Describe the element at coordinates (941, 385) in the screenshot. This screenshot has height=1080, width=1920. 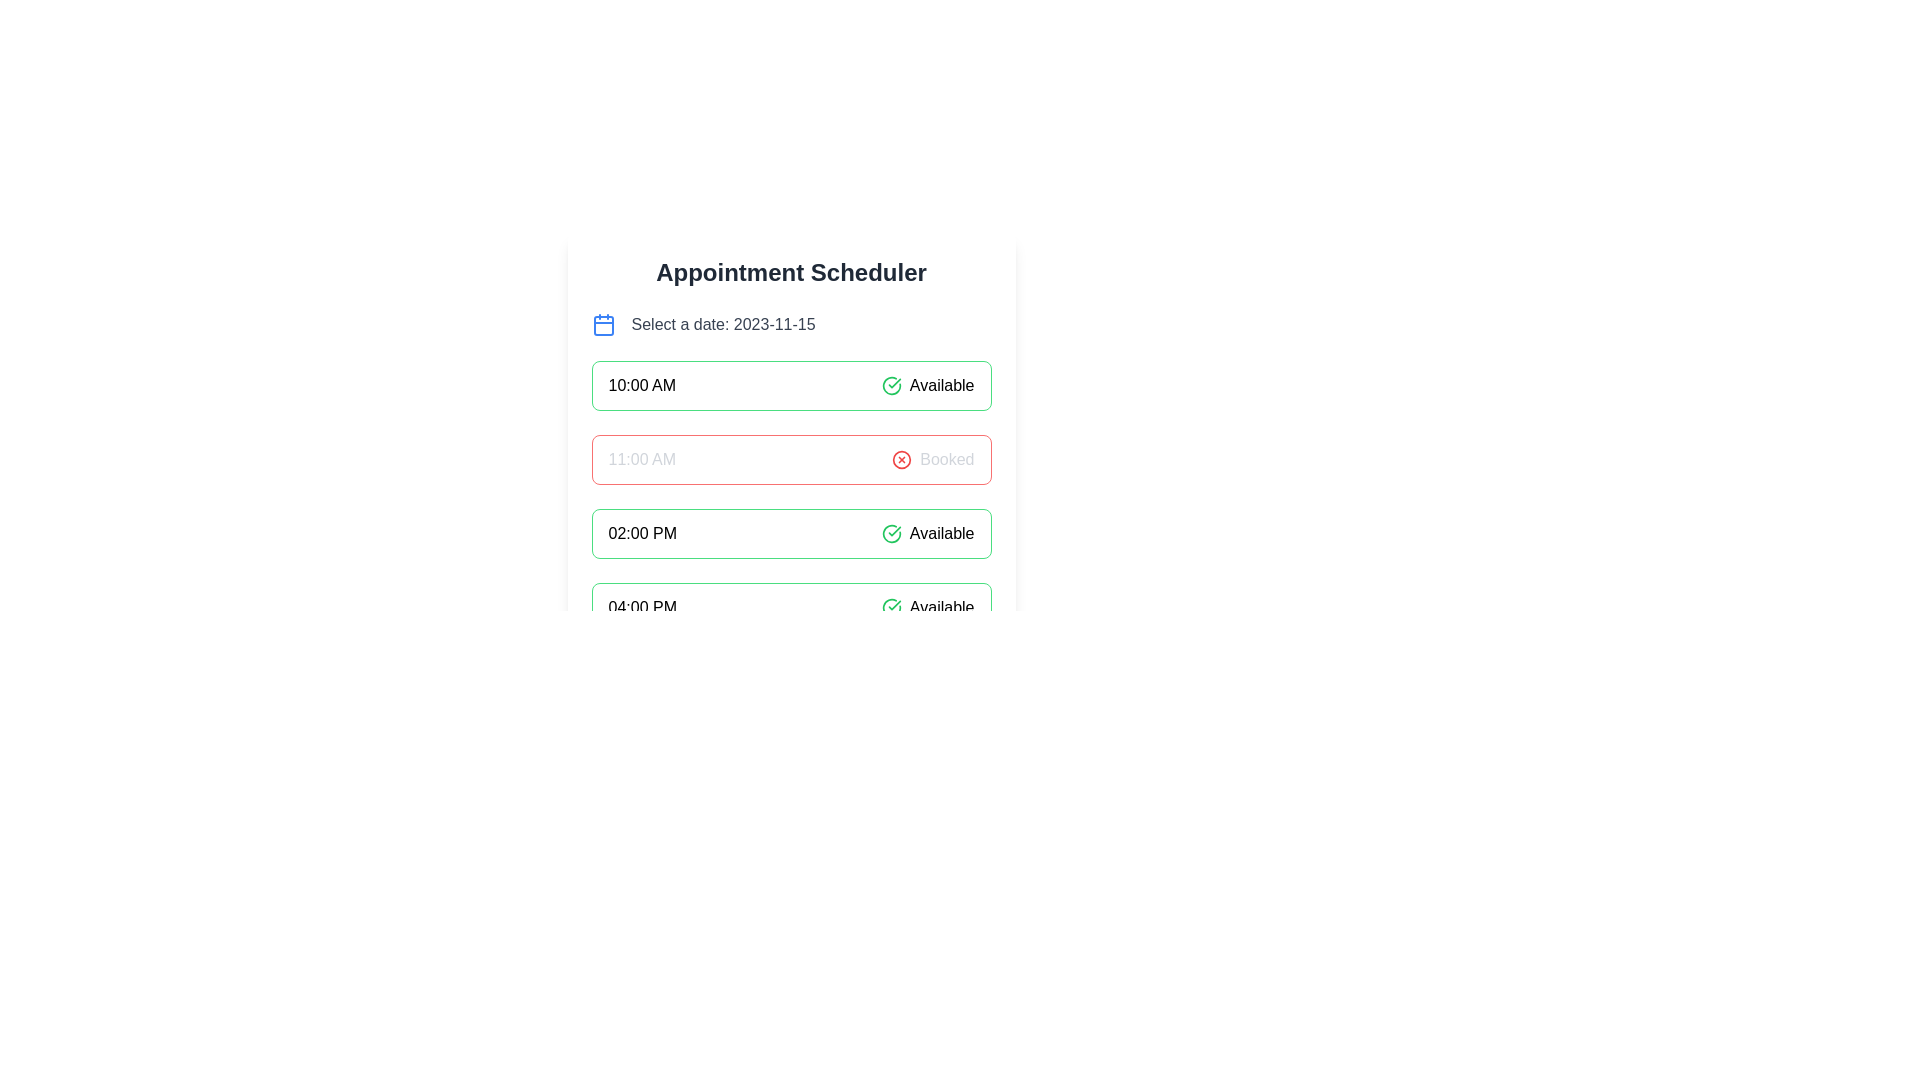
I see `the text label displaying 'Available' which is located to the right of a green circular checkmark icon in the appointment scheduler interface` at that location.